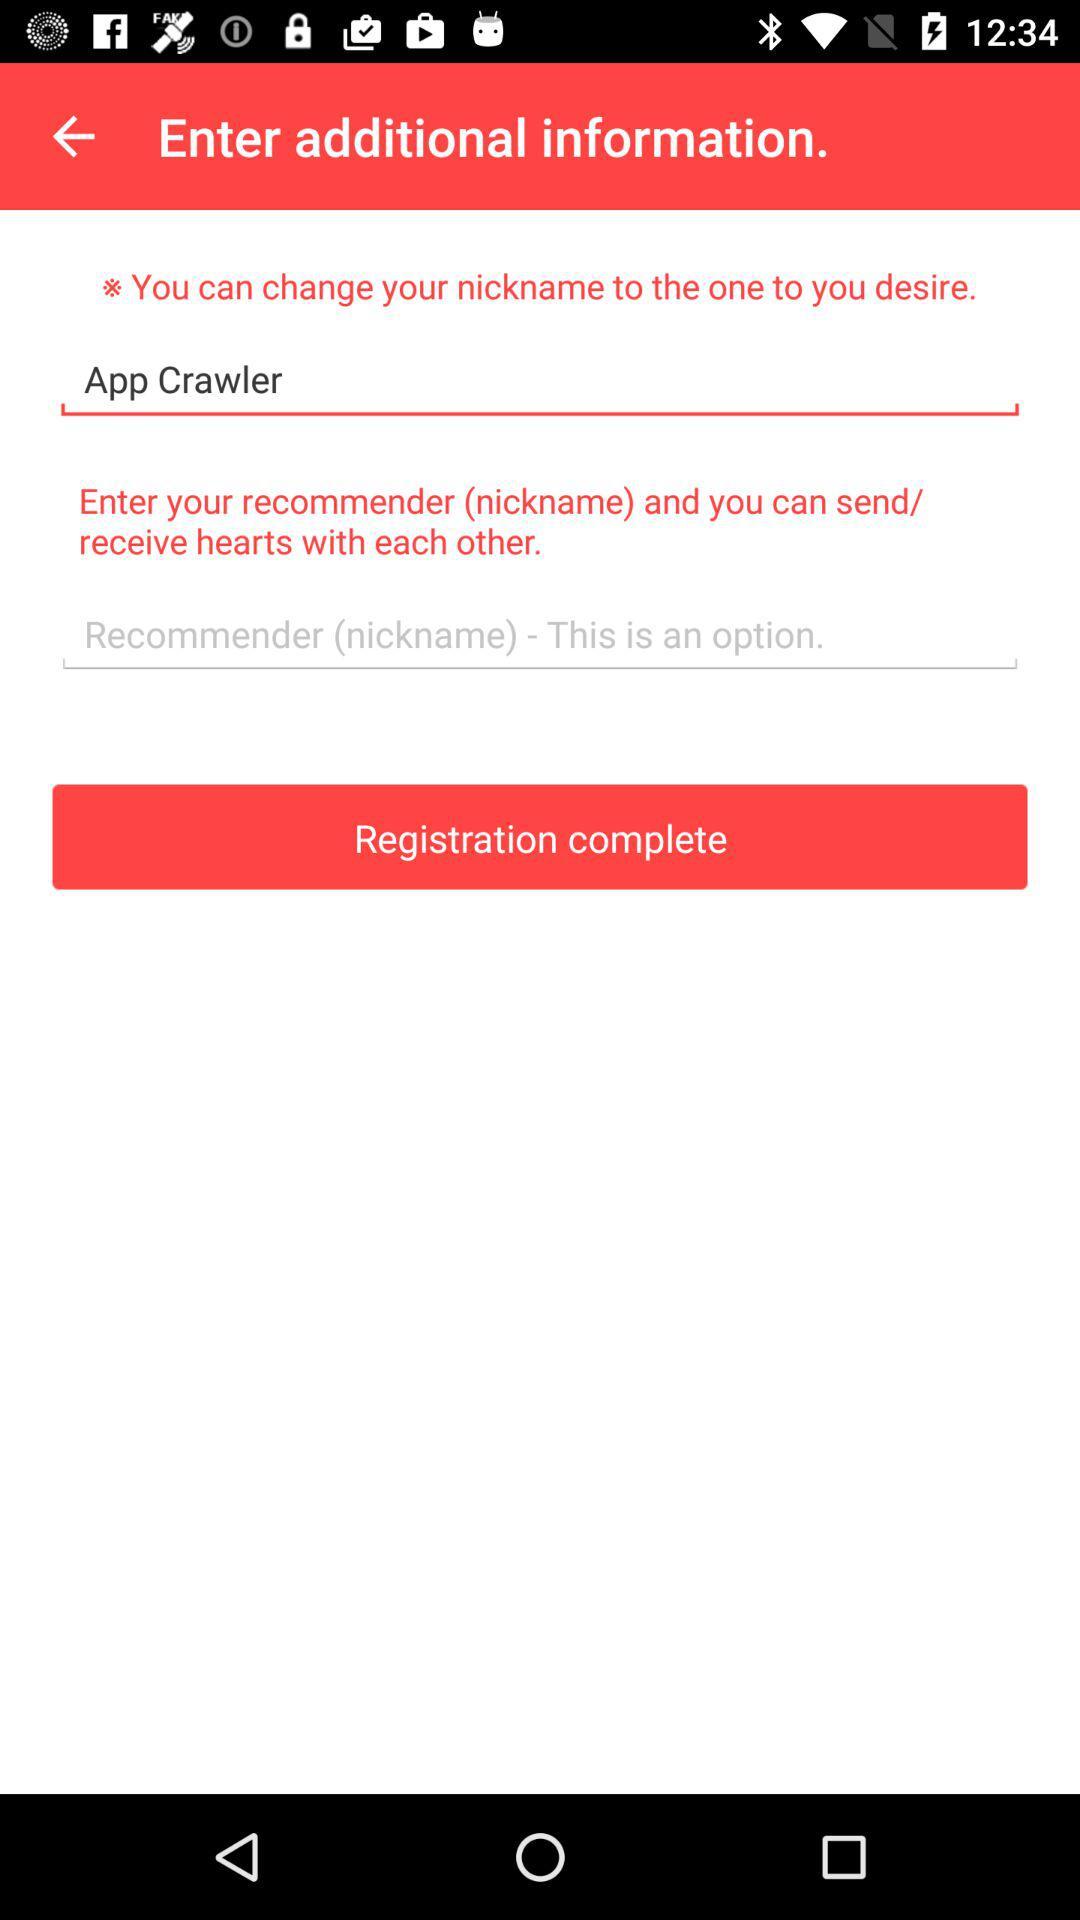  What do you see at coordinates (540, 633) in the screenshot?
I see `recommend someone` at bounding box center [540, 633].